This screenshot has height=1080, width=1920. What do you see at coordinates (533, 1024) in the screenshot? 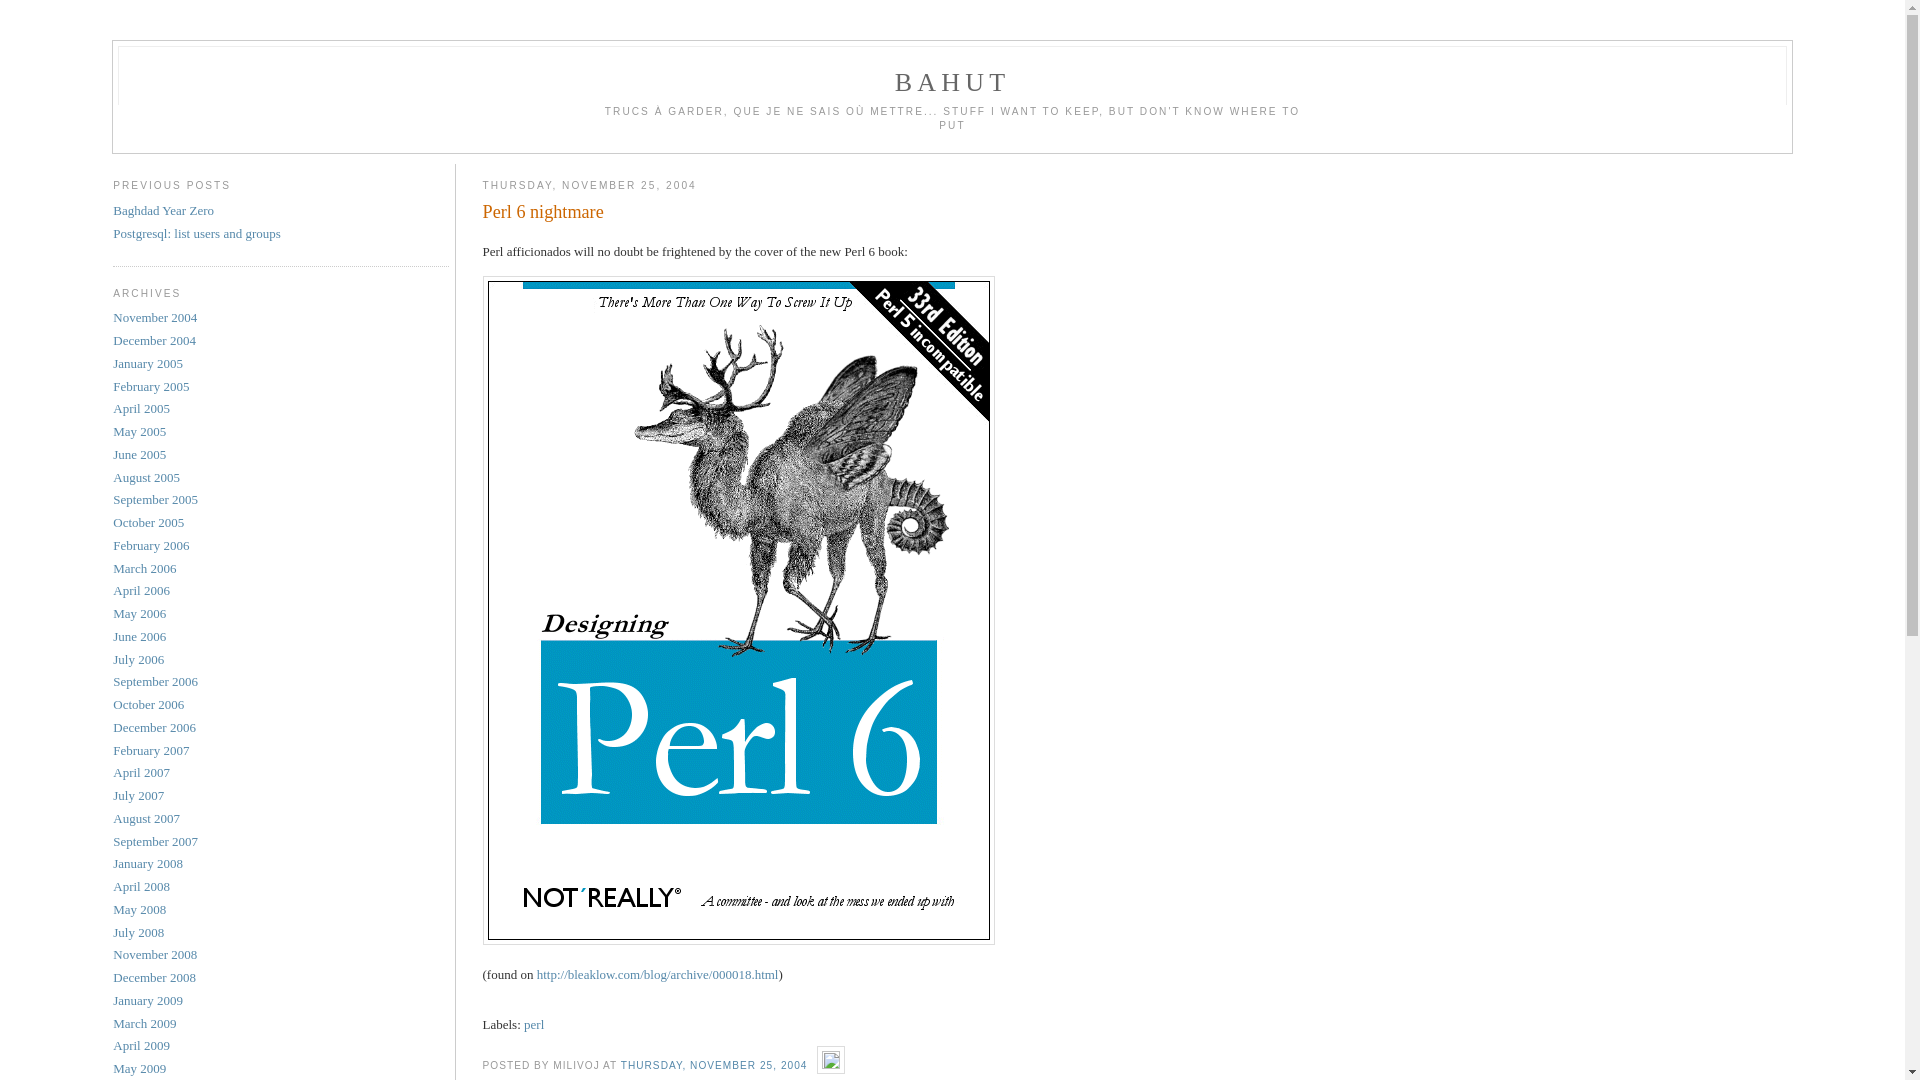
I see `'perl'` at bounding box center [533, 1024].